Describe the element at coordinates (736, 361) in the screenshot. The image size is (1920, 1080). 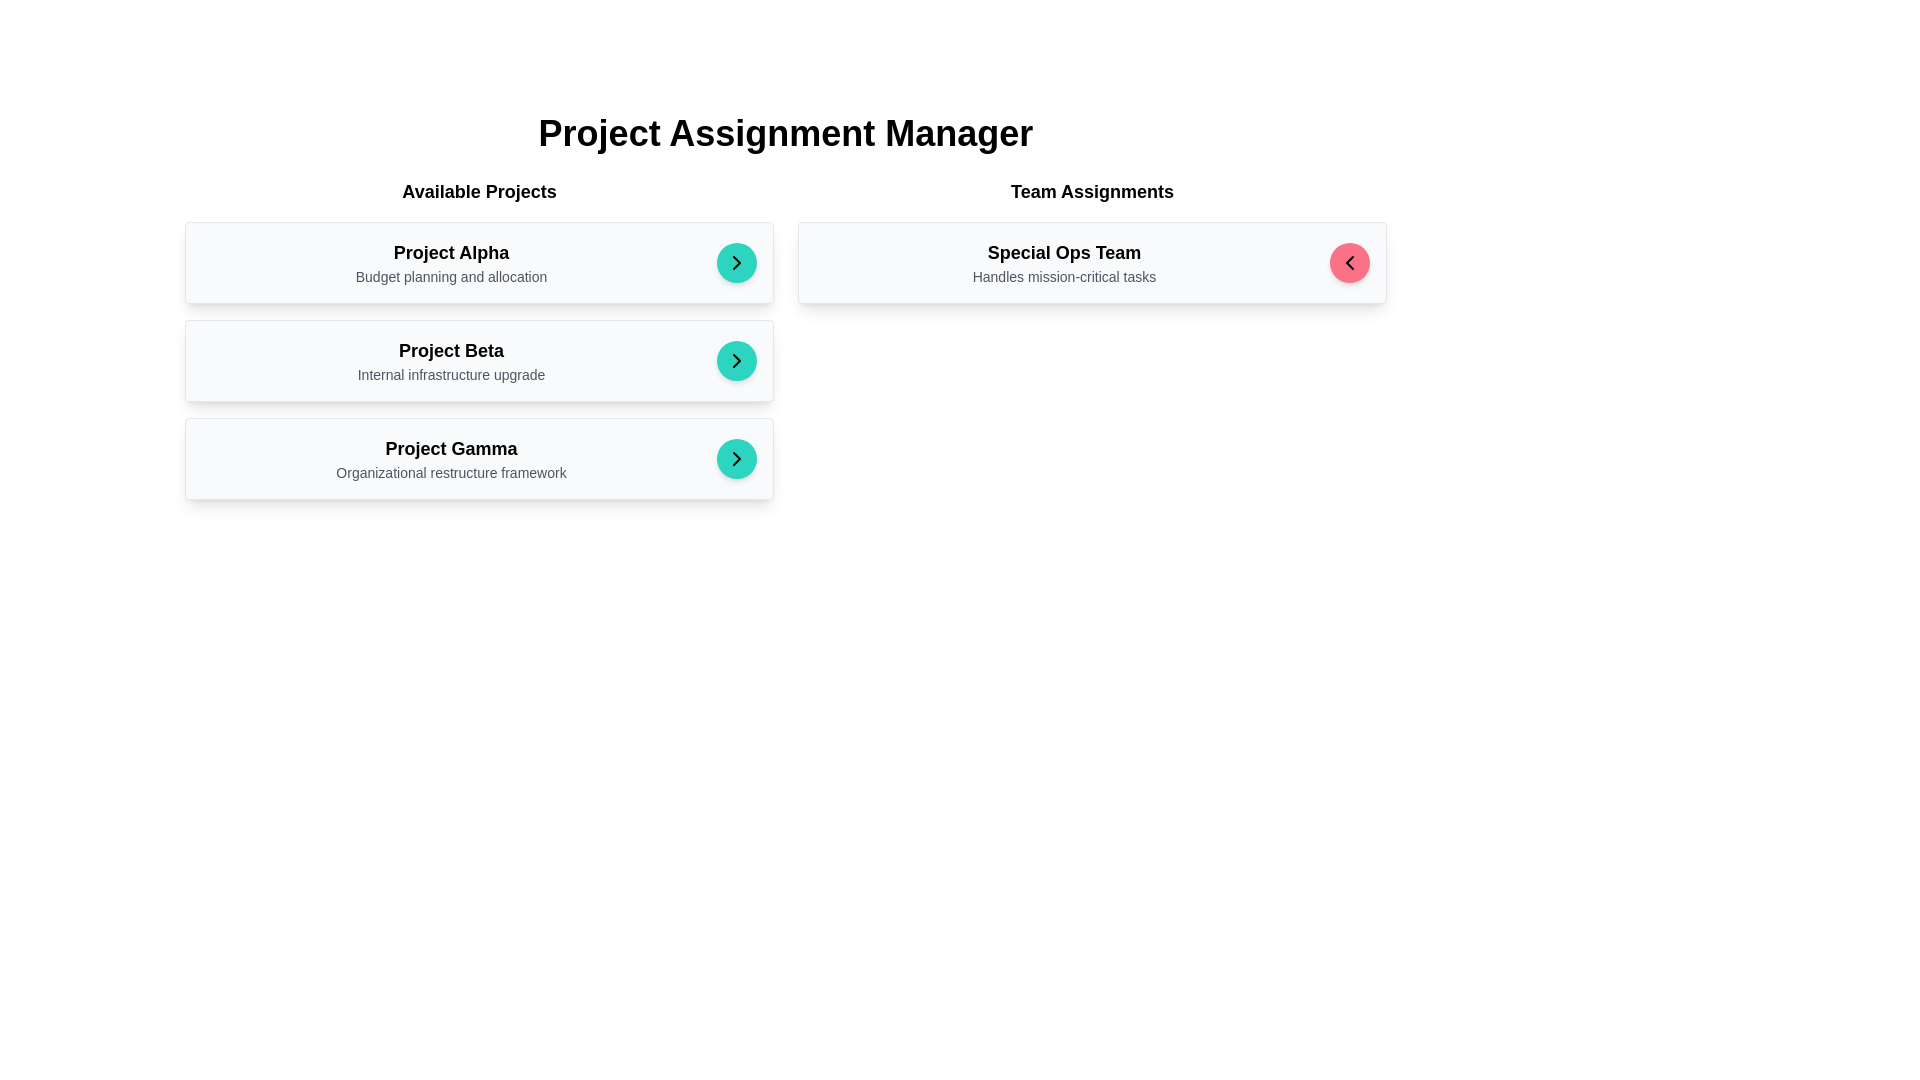
I see `the right-pointing chevron icon button within the teal circular button in the 'Available Projects' list labeled 'Project Beta'` at that location.